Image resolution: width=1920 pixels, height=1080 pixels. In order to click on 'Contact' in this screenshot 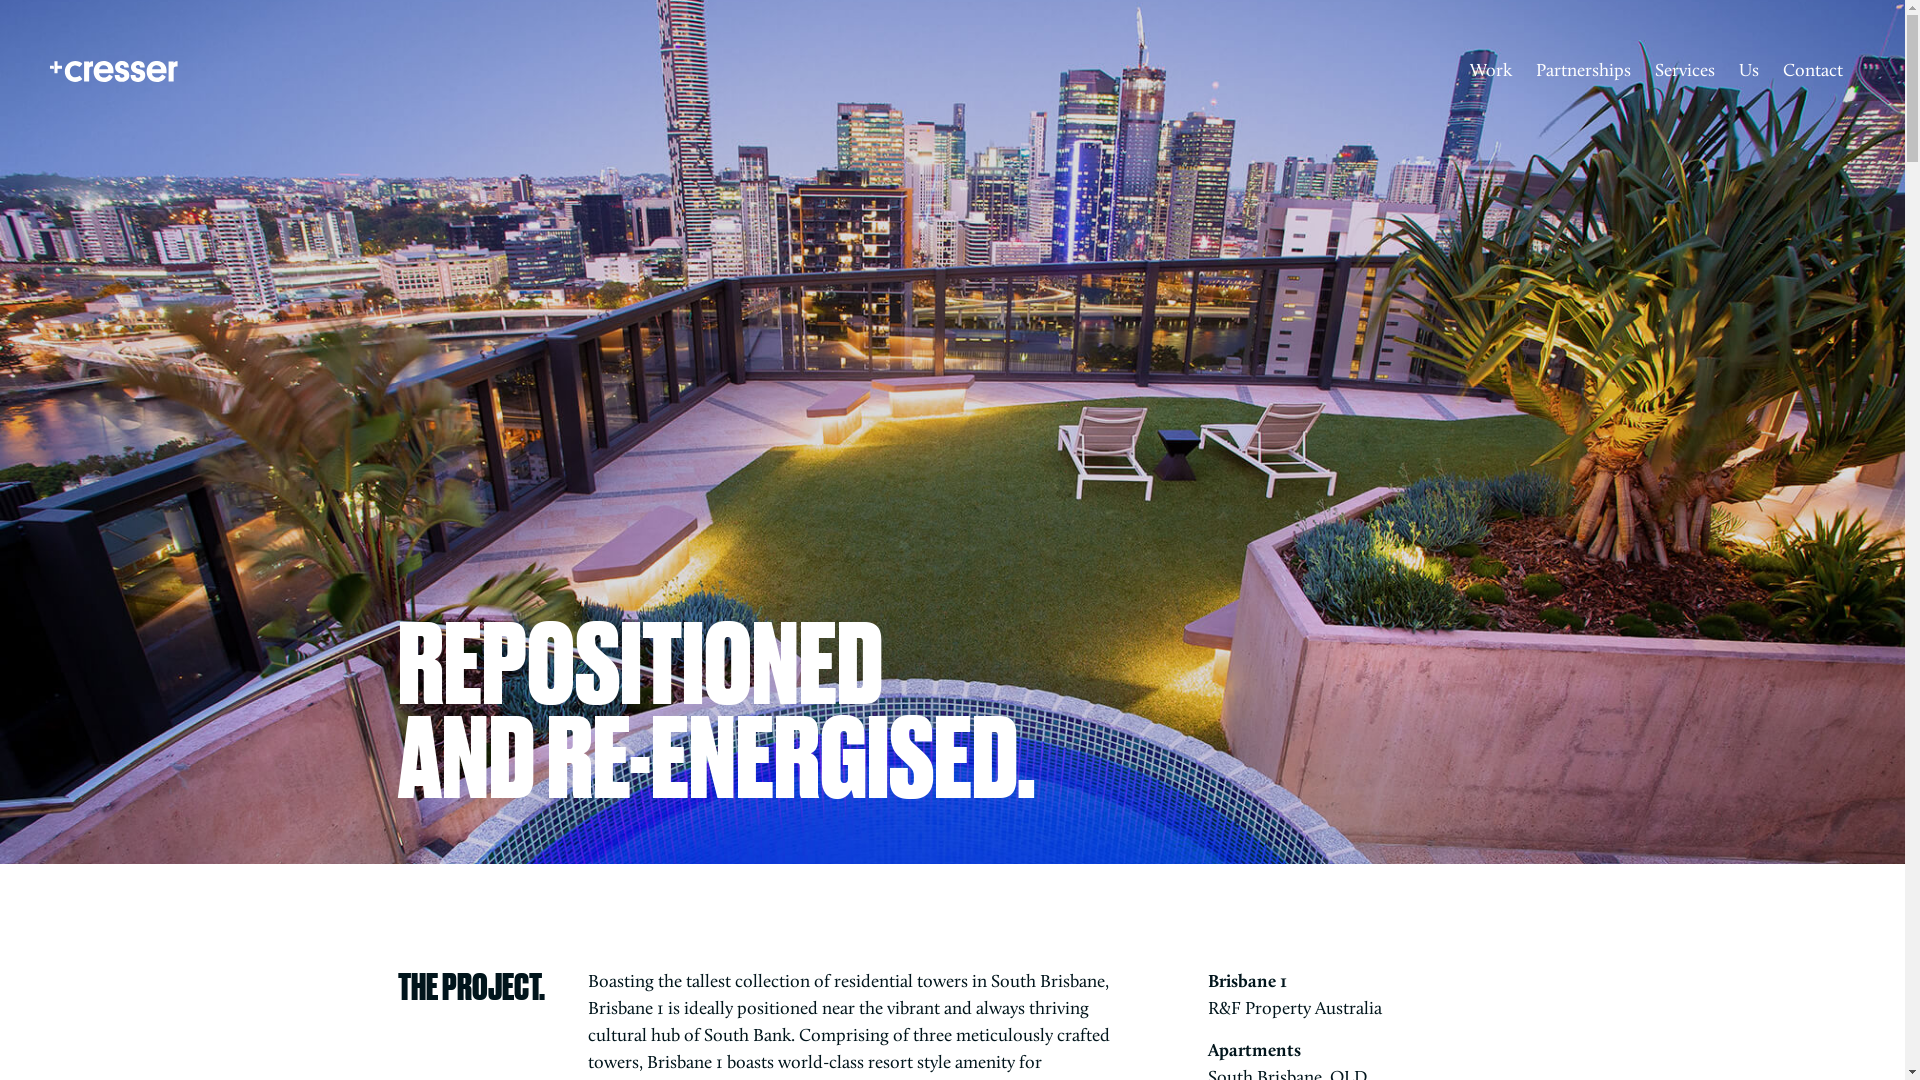, I will do `click(1813, 70)`.